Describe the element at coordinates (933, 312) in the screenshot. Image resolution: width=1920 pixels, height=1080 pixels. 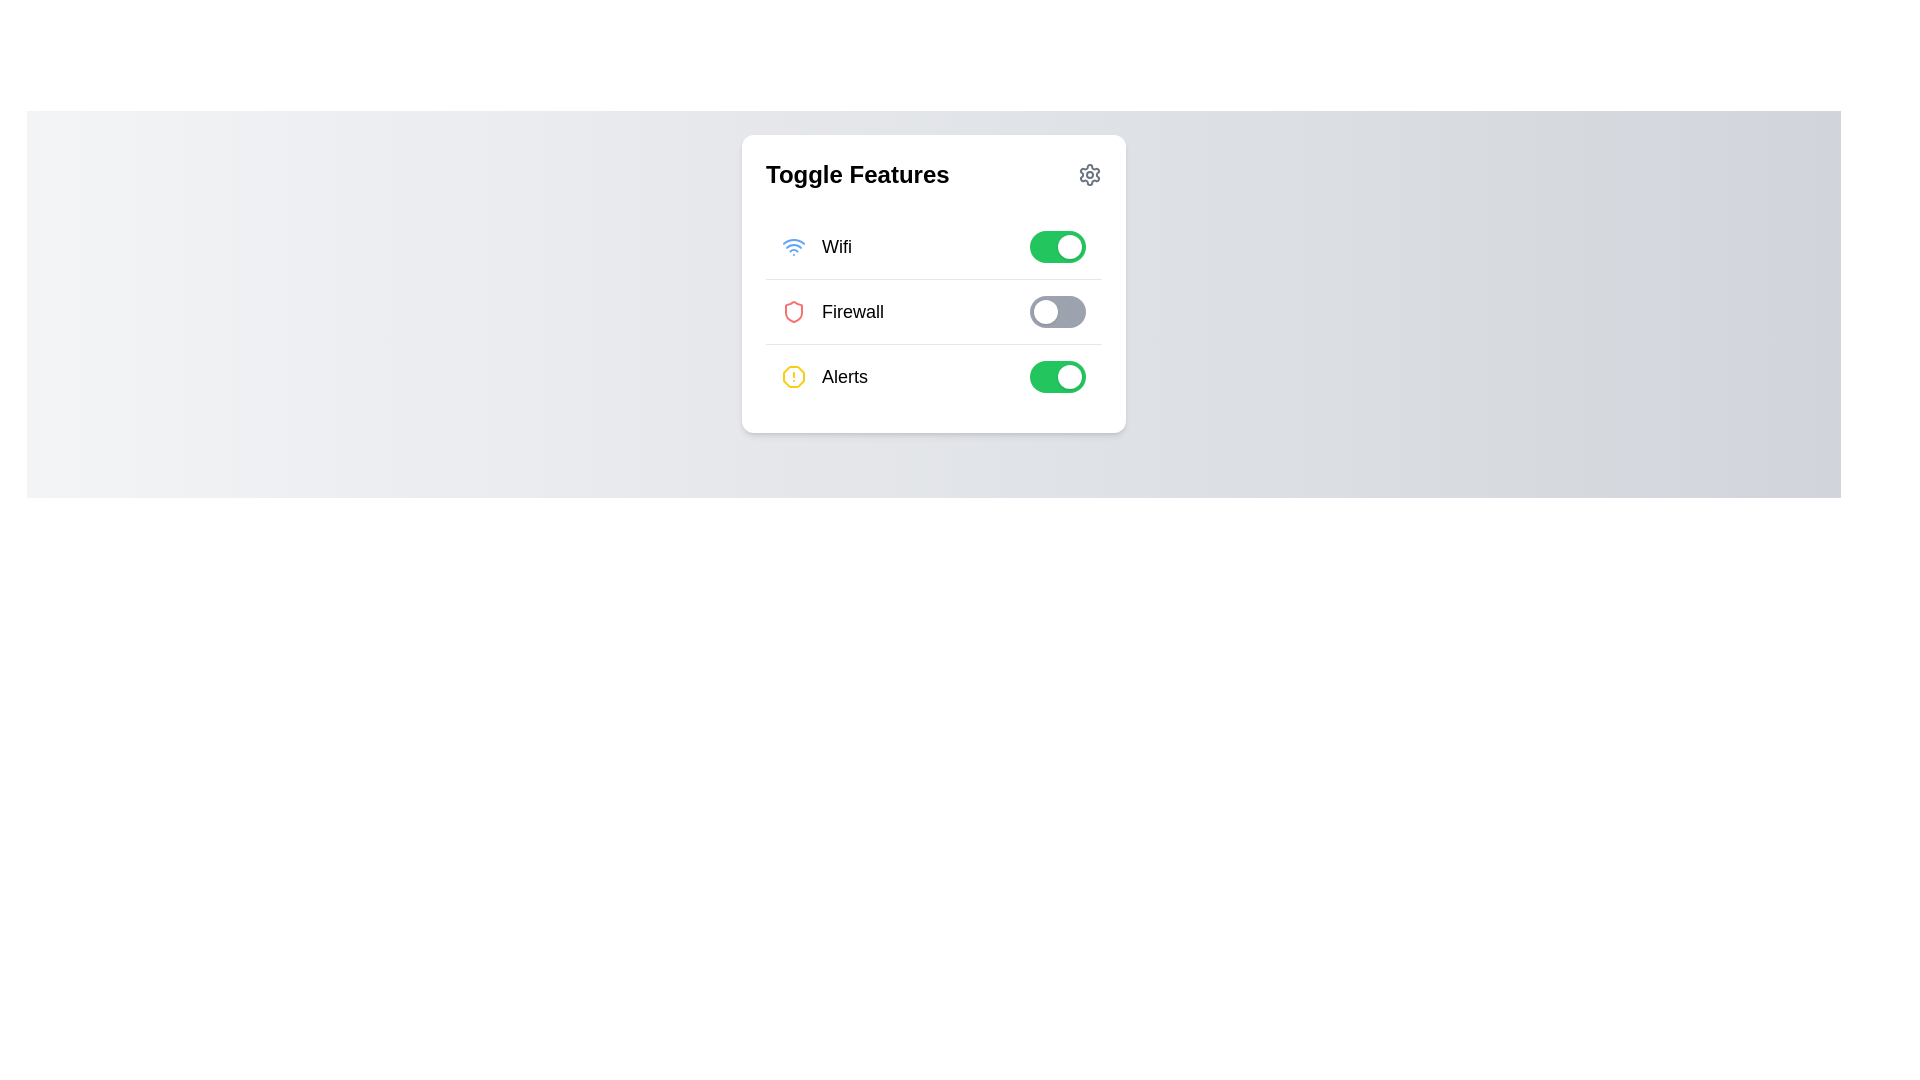
I see `the 'Firewall' label or the red shield icon in the toggle row` at that location.